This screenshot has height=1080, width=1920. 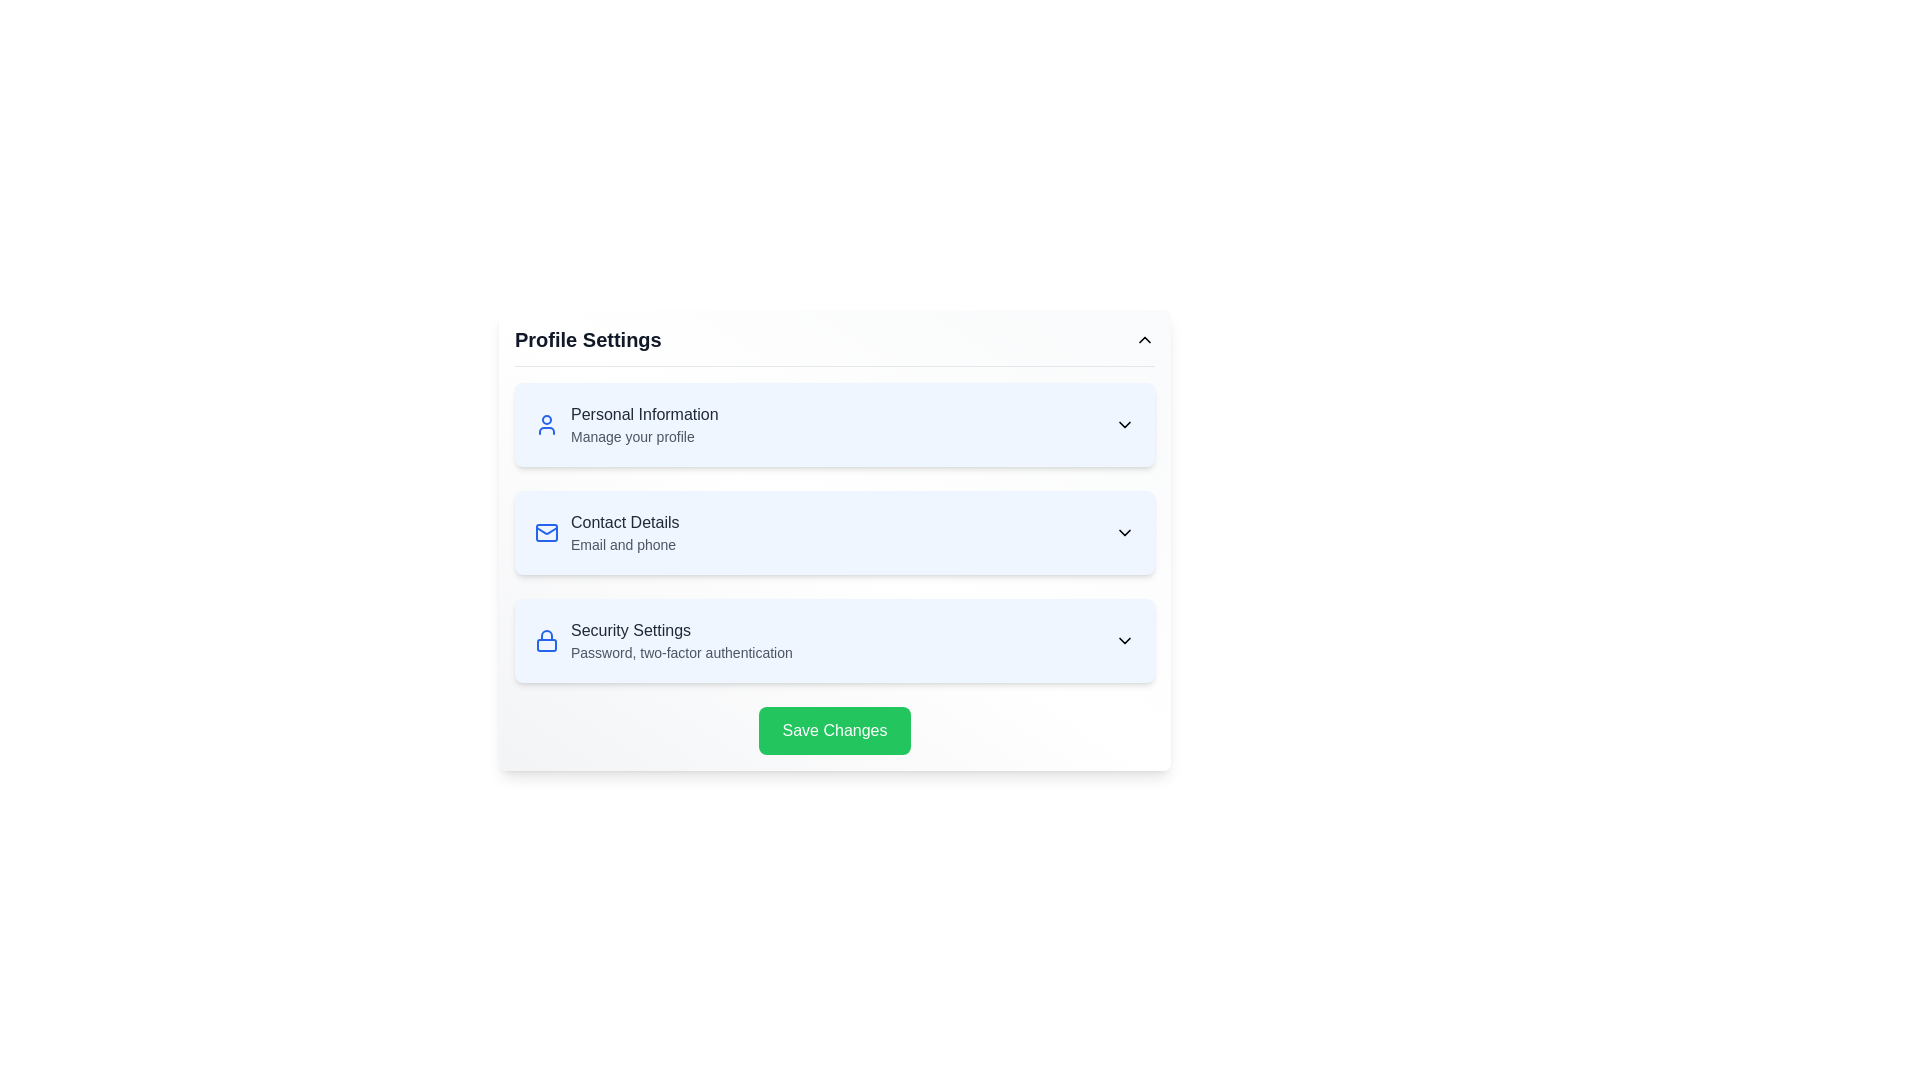 What do you see at coordinates (624, 544) in the screenshot?
I see `the text label displaying 'Email and phone' located in the 'Contact Details' section, which is styled in gray and appears smaller than nearby text` at bounding box center [624, 544].